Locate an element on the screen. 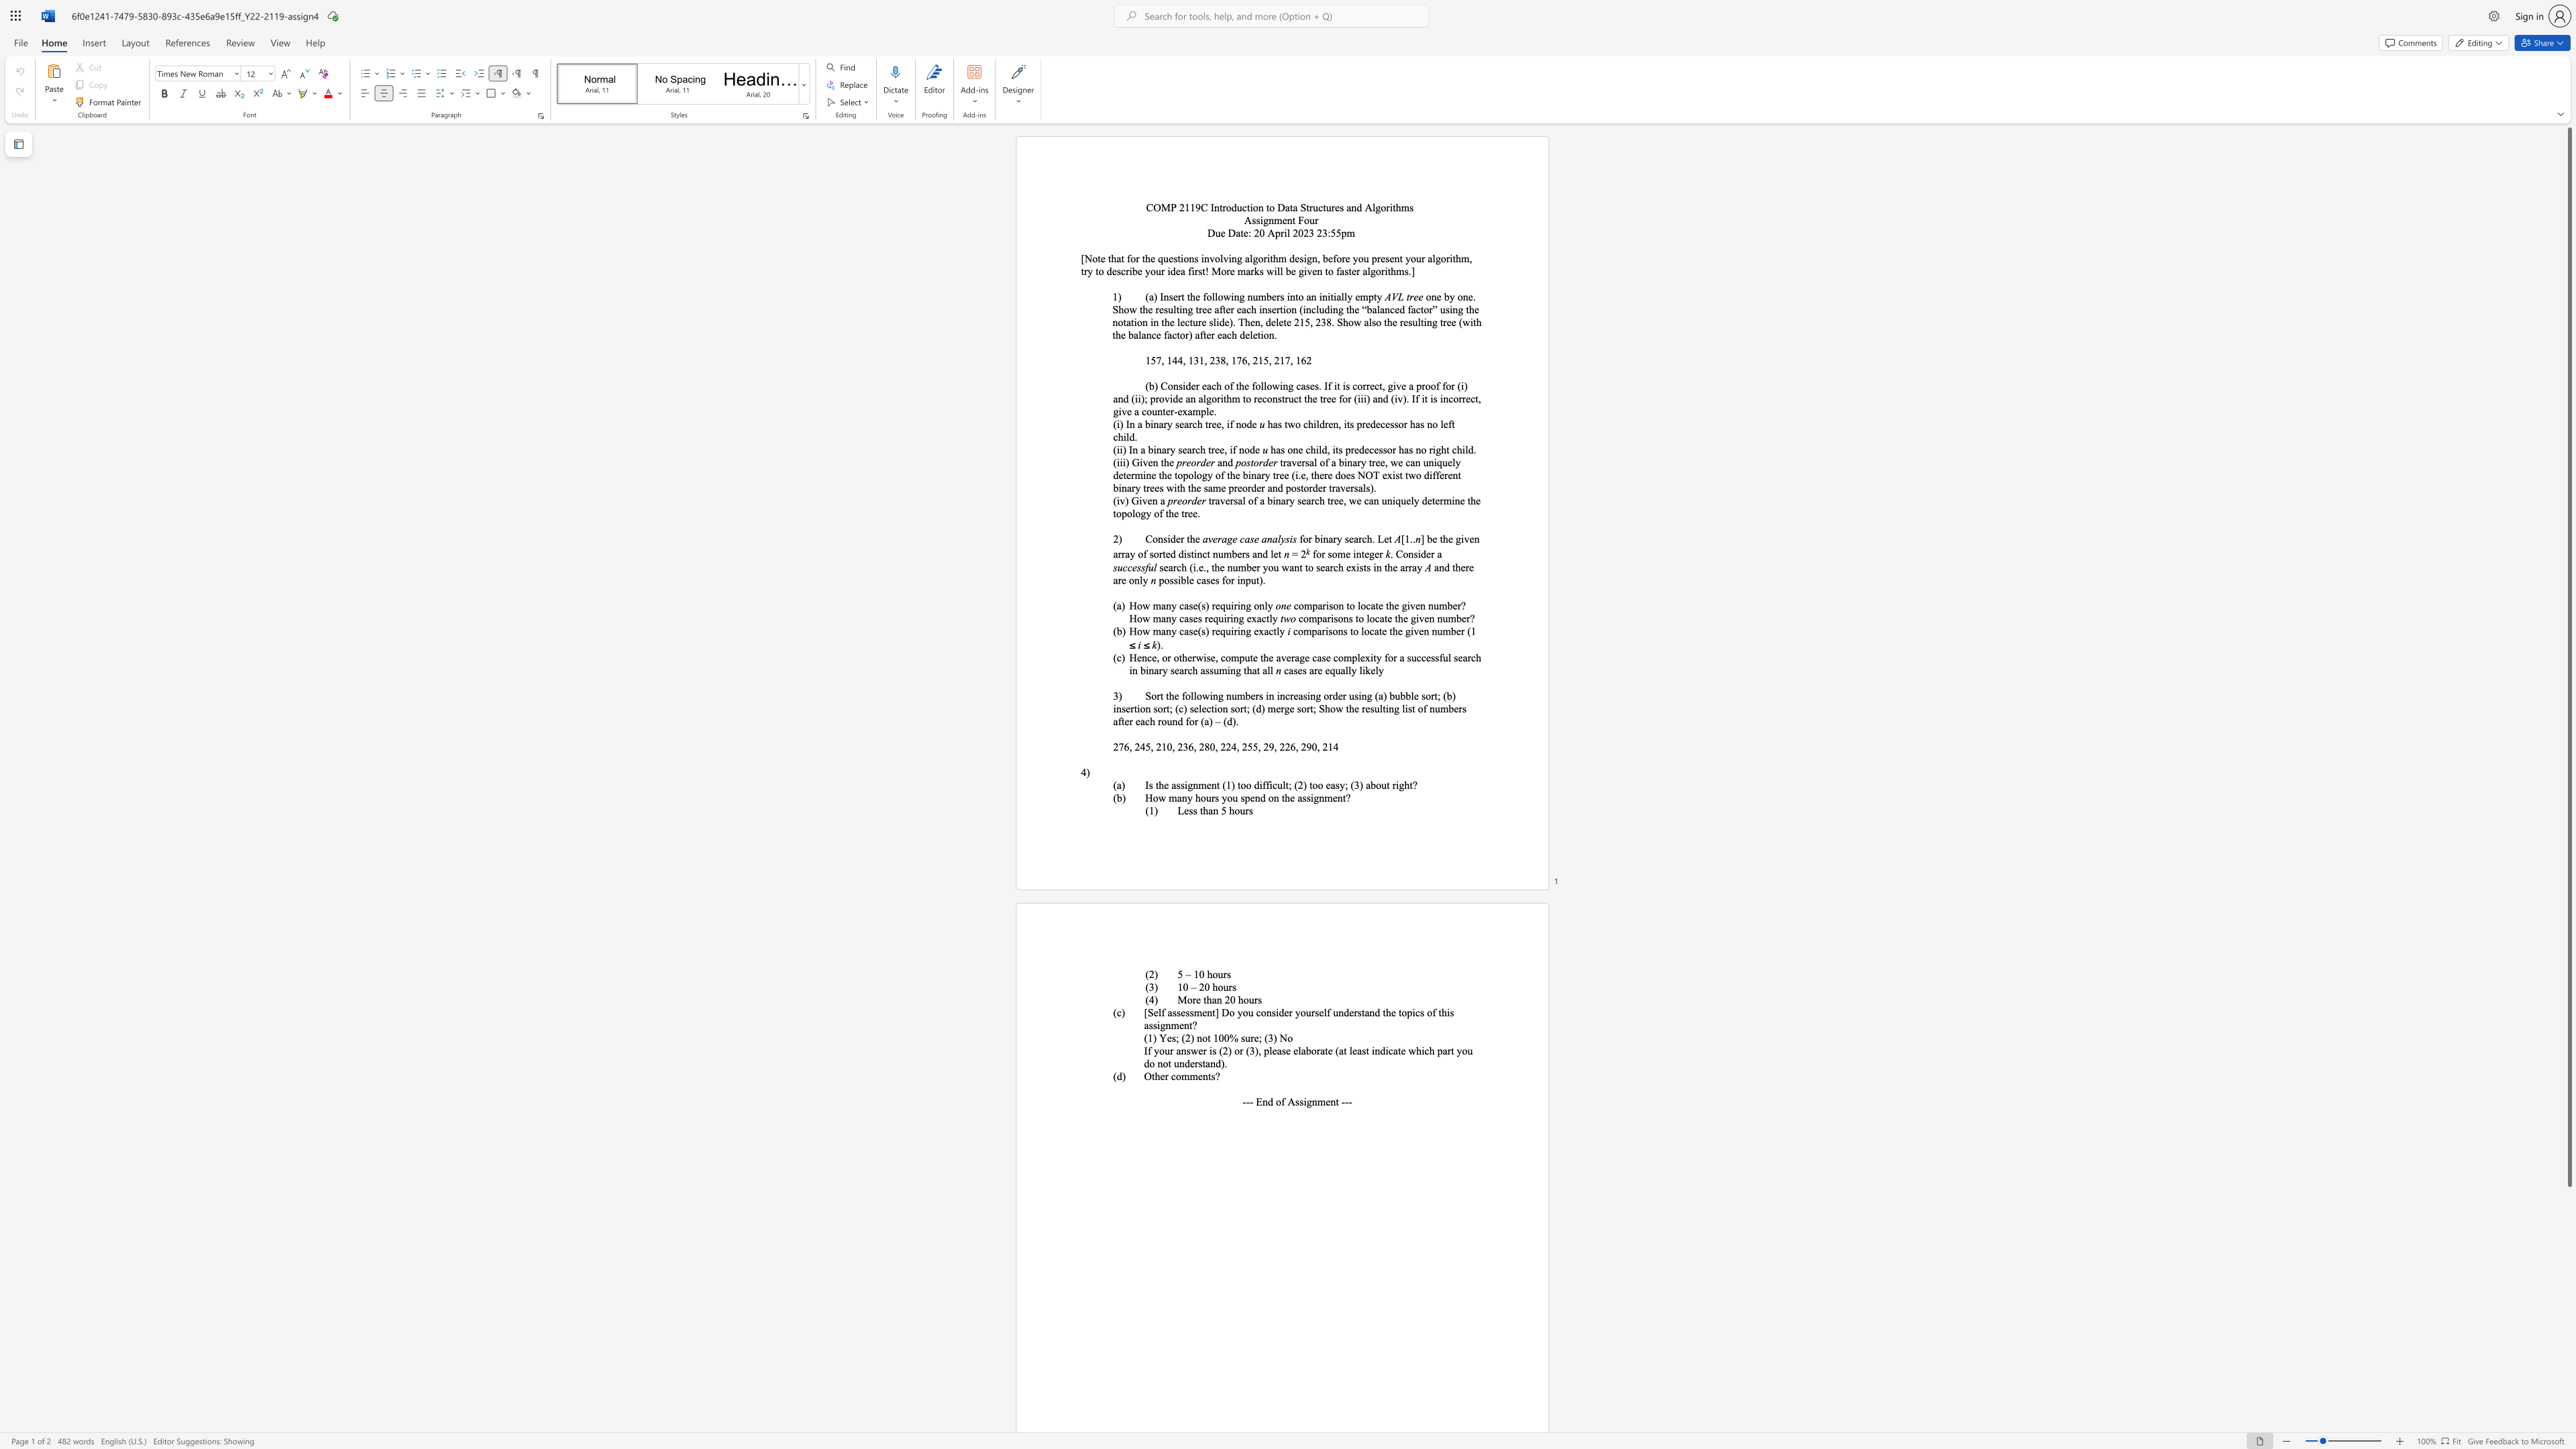  the subset text "How many" within the text "How many case(s) requiring only" is located at coordinates (1128, 604).